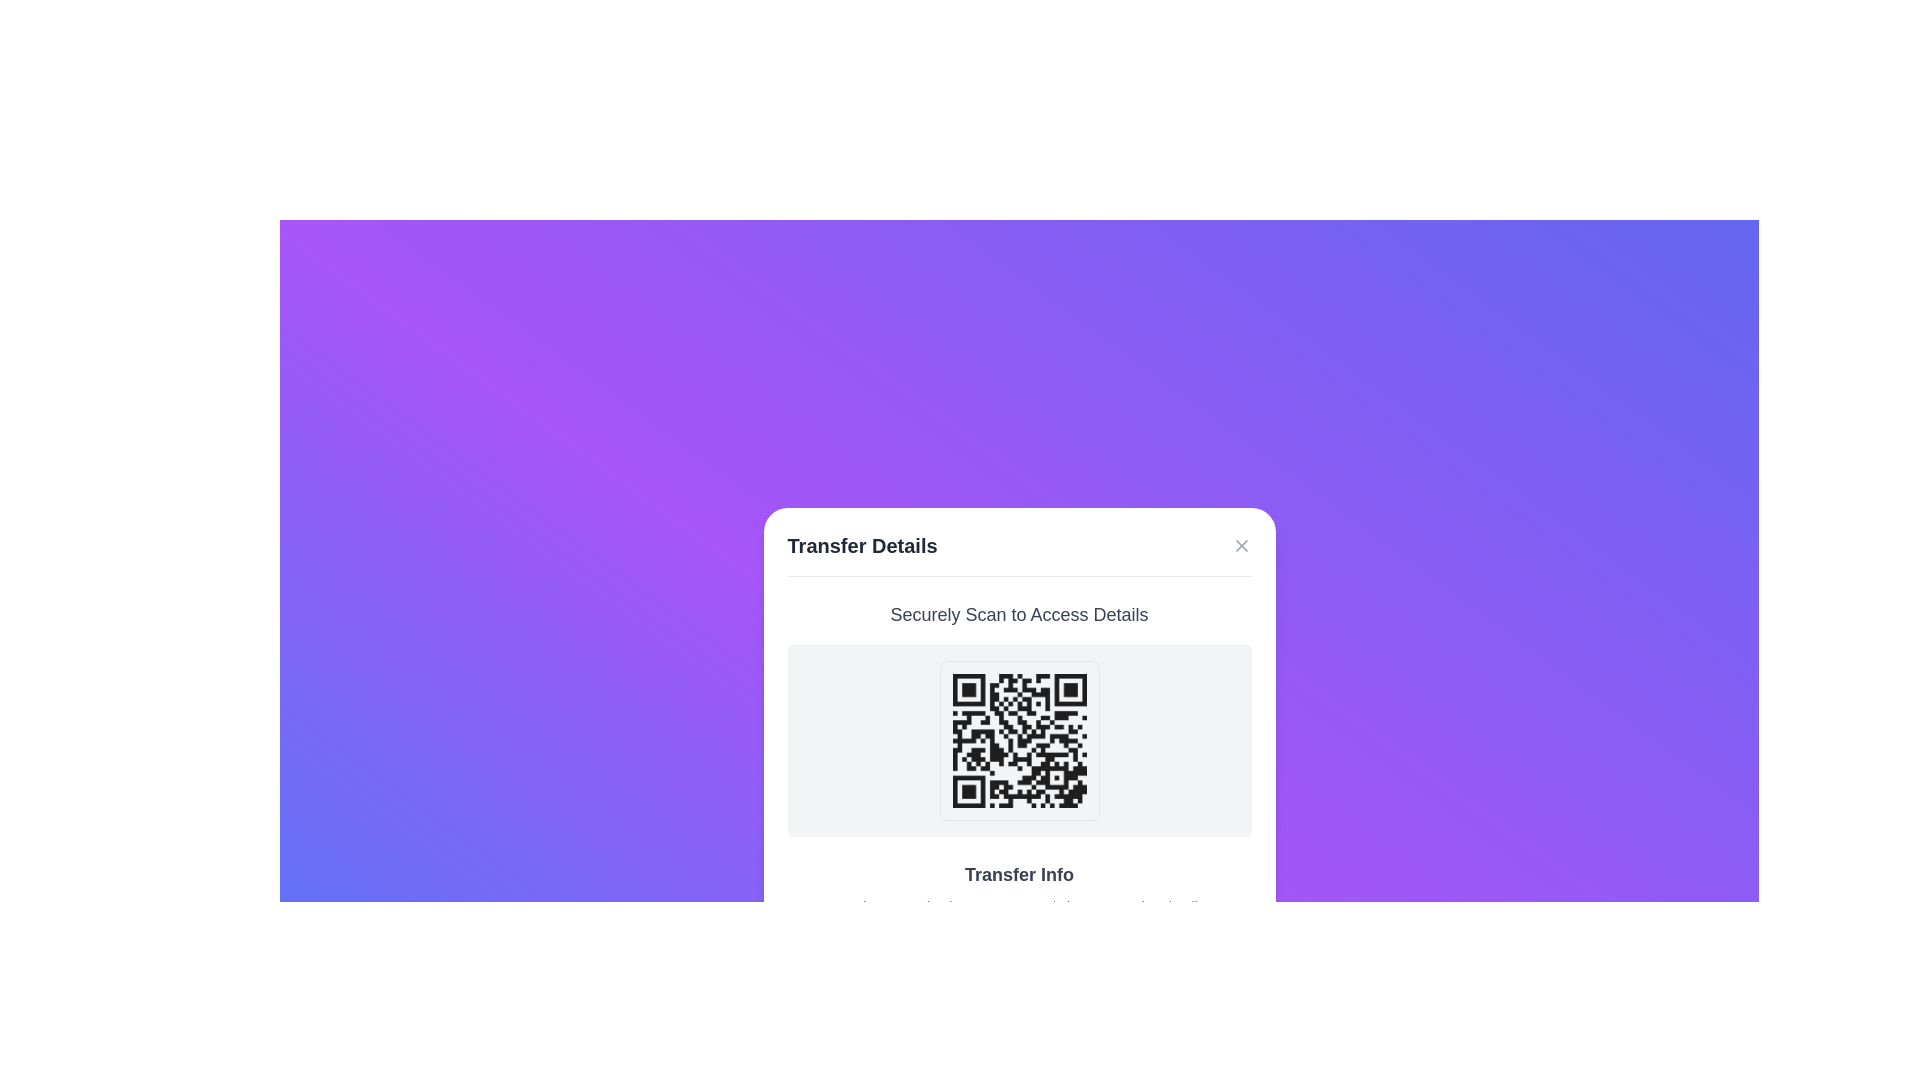 The image size is (1920, 1080). What do you see at coordinates (1019, 887) in the screenshot?
I see `the informational text block titled 'Transfer Info' which contains a description about using the QR code for transaction details` at bounding box center [1019, 887].